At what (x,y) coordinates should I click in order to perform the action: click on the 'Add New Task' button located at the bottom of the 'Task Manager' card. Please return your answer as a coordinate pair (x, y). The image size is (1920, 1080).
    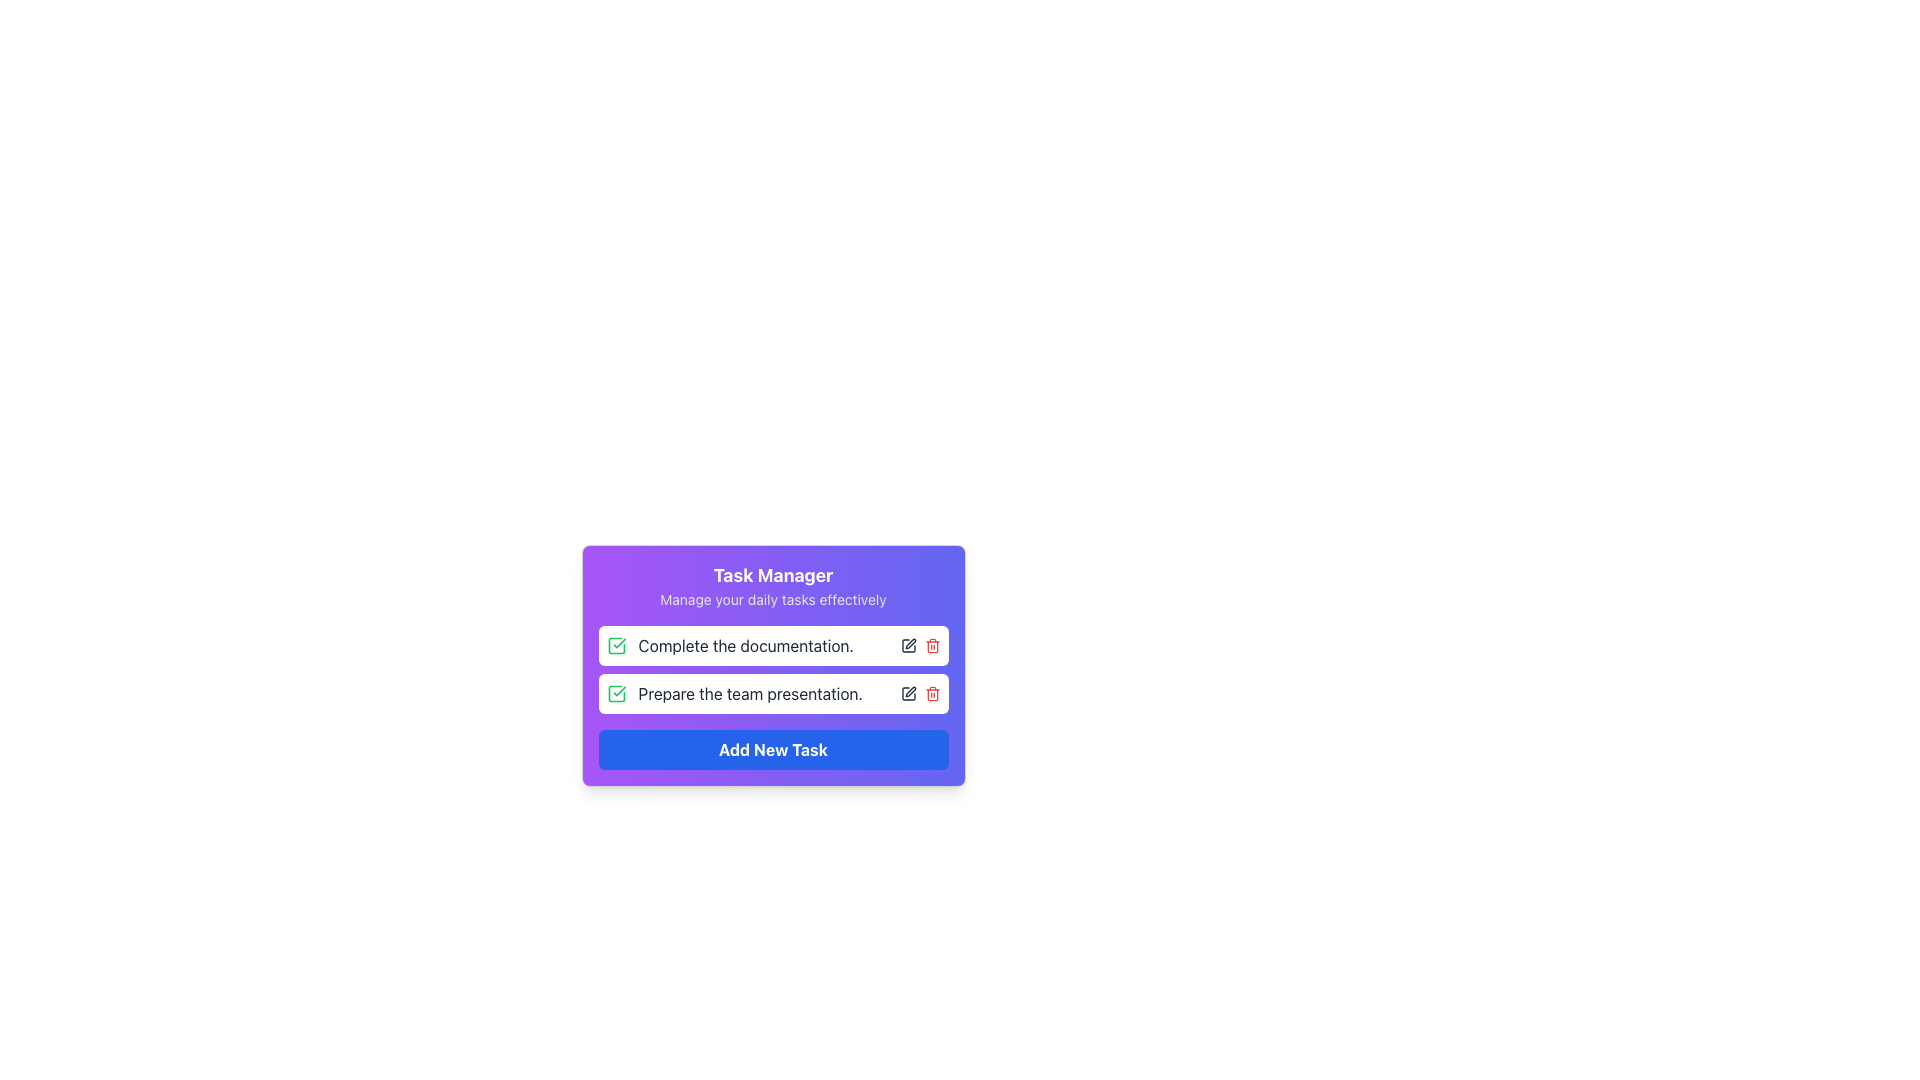
    Looking at the image, I should click on (772, 749).